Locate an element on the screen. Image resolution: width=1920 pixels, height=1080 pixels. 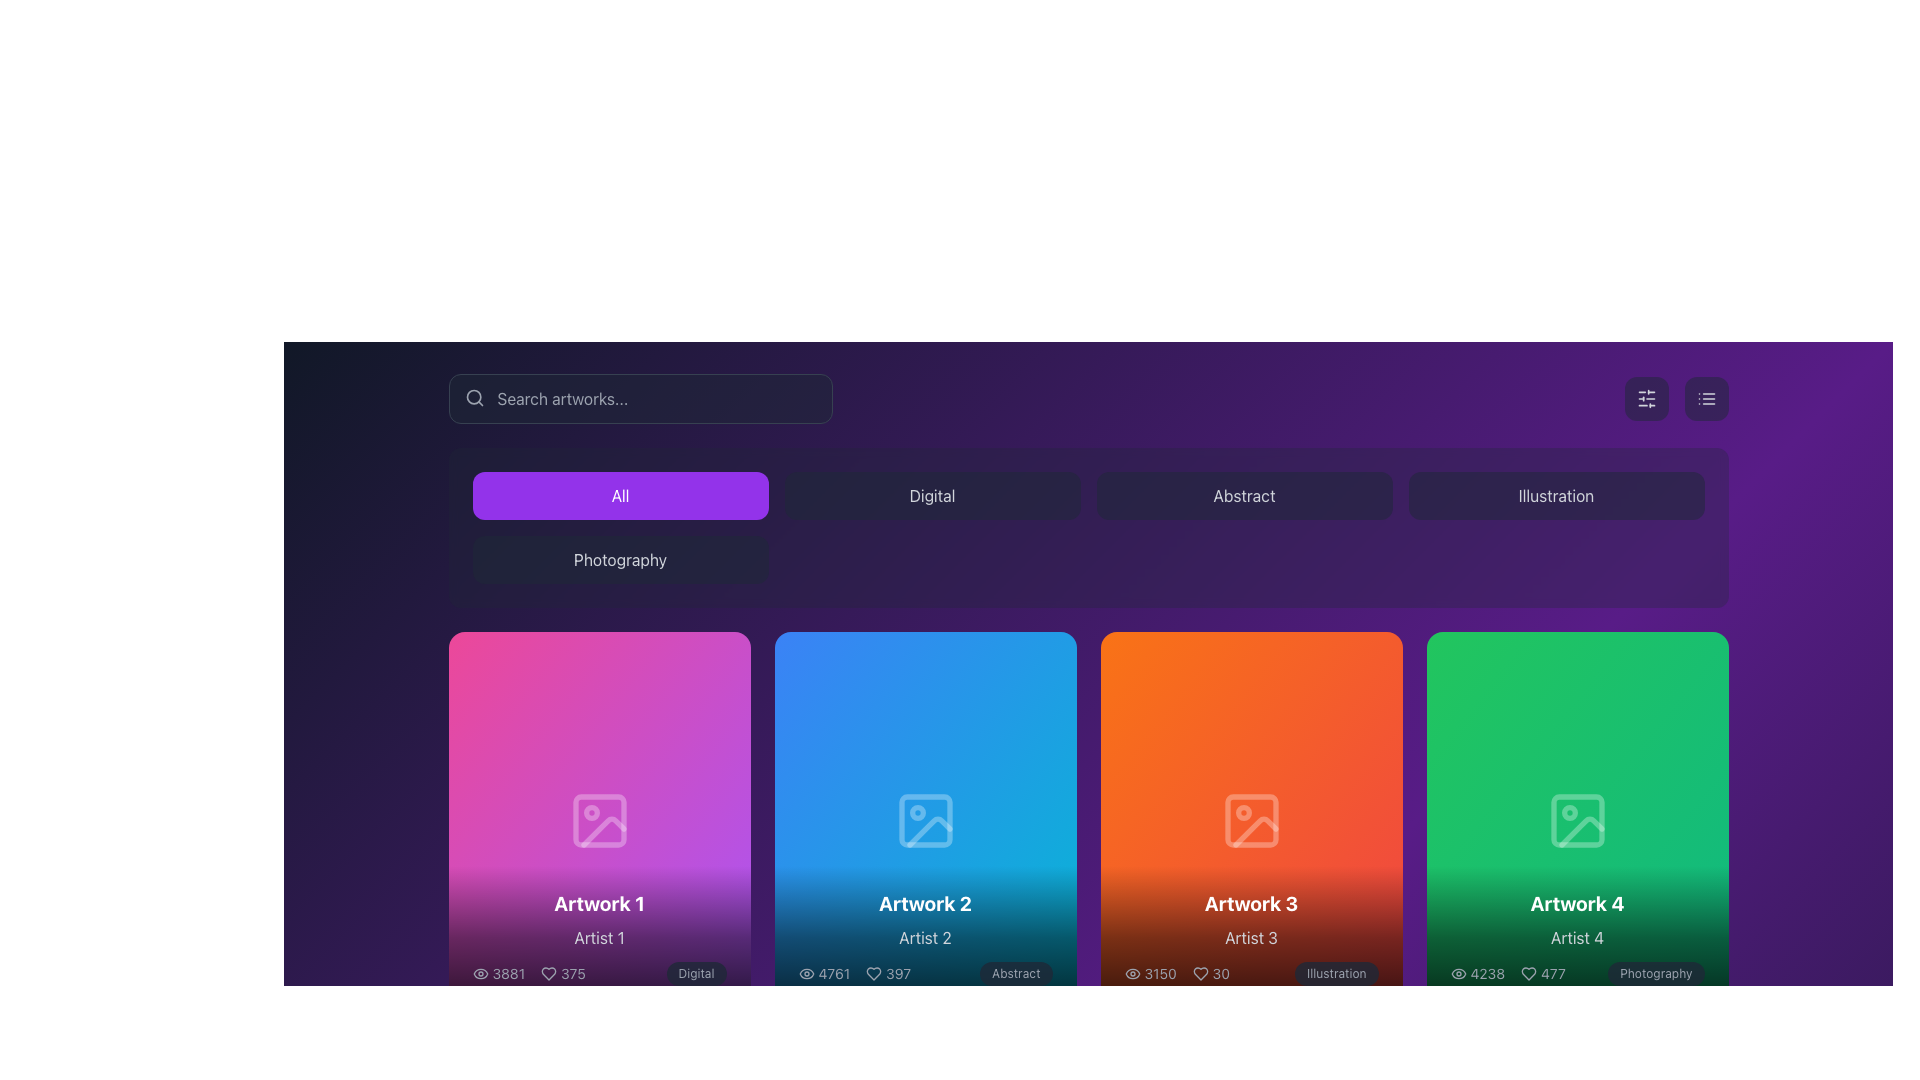
the circular button containing the heart-shaped icon is located at coordinates (539, 820).